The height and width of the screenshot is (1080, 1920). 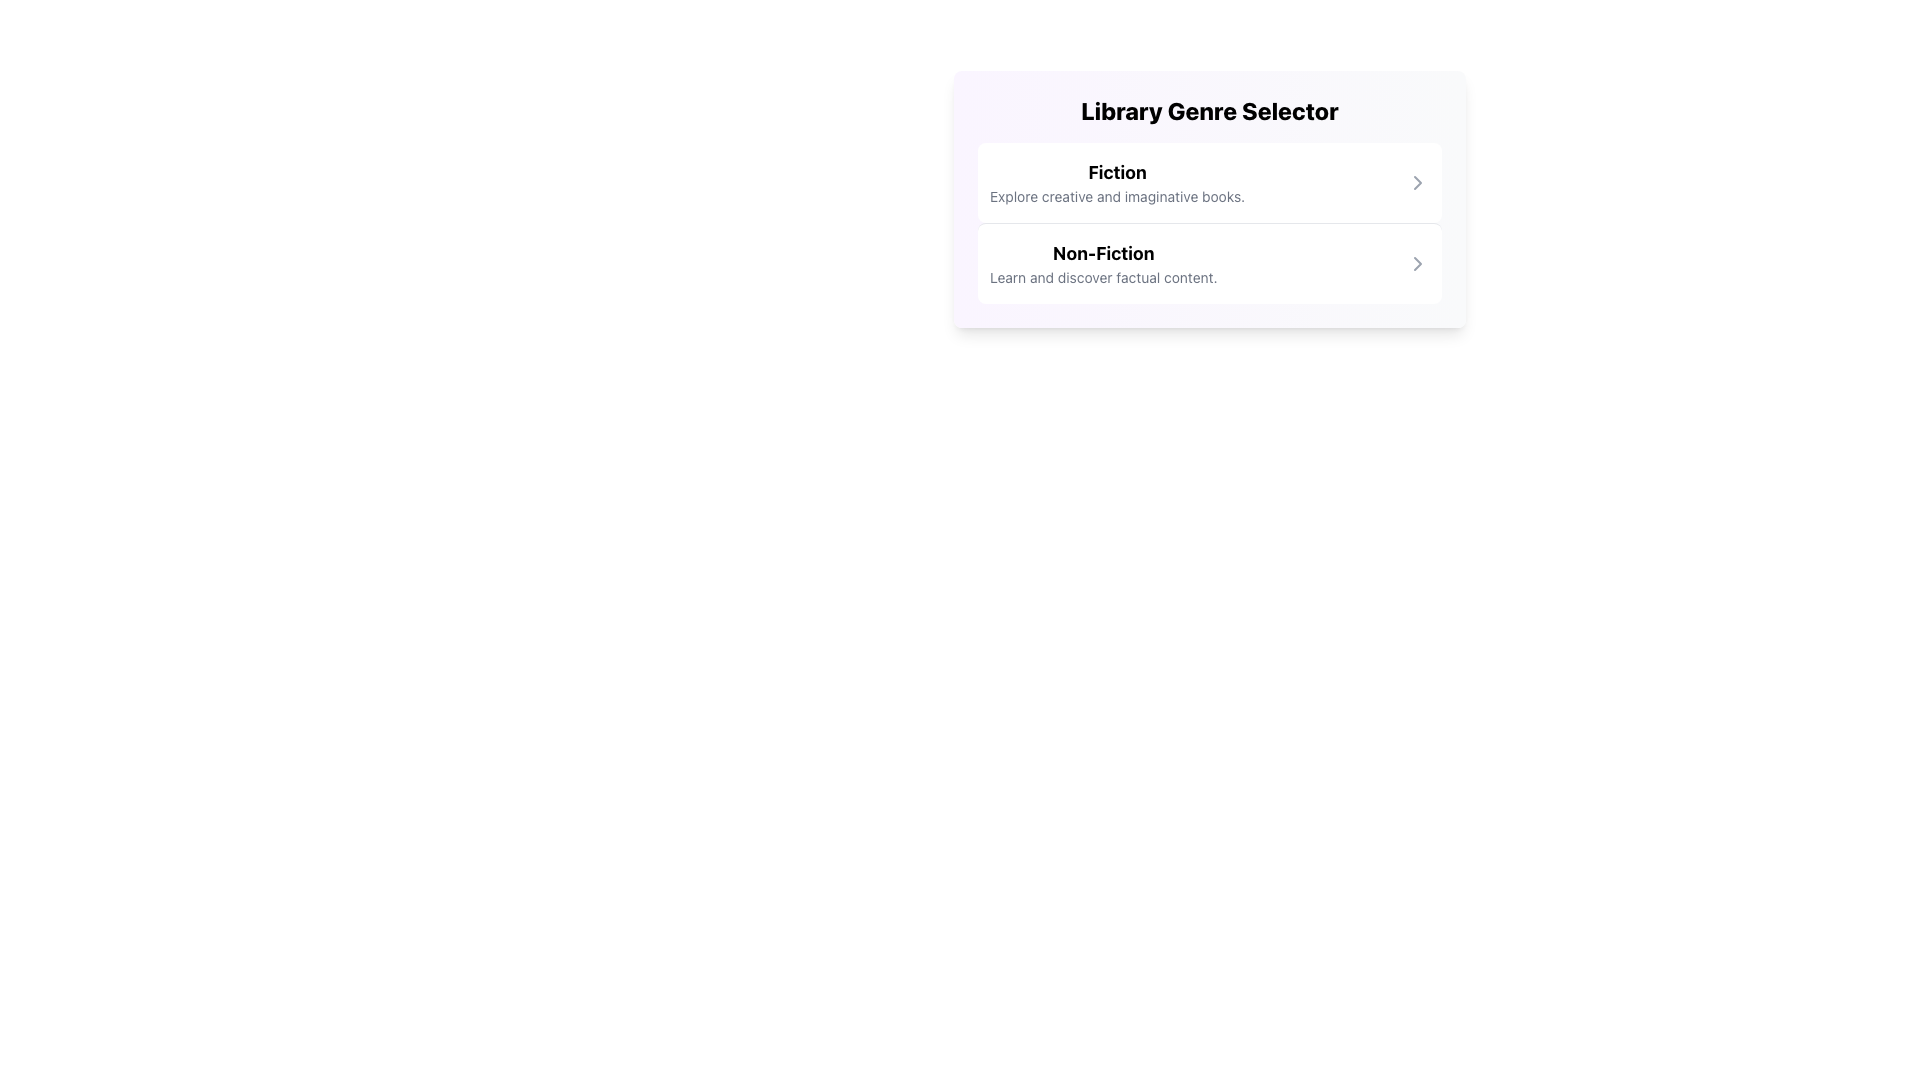 What do you see at coordinates (1116, 172) in the screenshot?
I see `the bold, large-sized text label reading 'Fiction' that is centrally aligned and located above the descriptive text in the 'Library Genre Selector' section` at bounding box center [1116, 172].